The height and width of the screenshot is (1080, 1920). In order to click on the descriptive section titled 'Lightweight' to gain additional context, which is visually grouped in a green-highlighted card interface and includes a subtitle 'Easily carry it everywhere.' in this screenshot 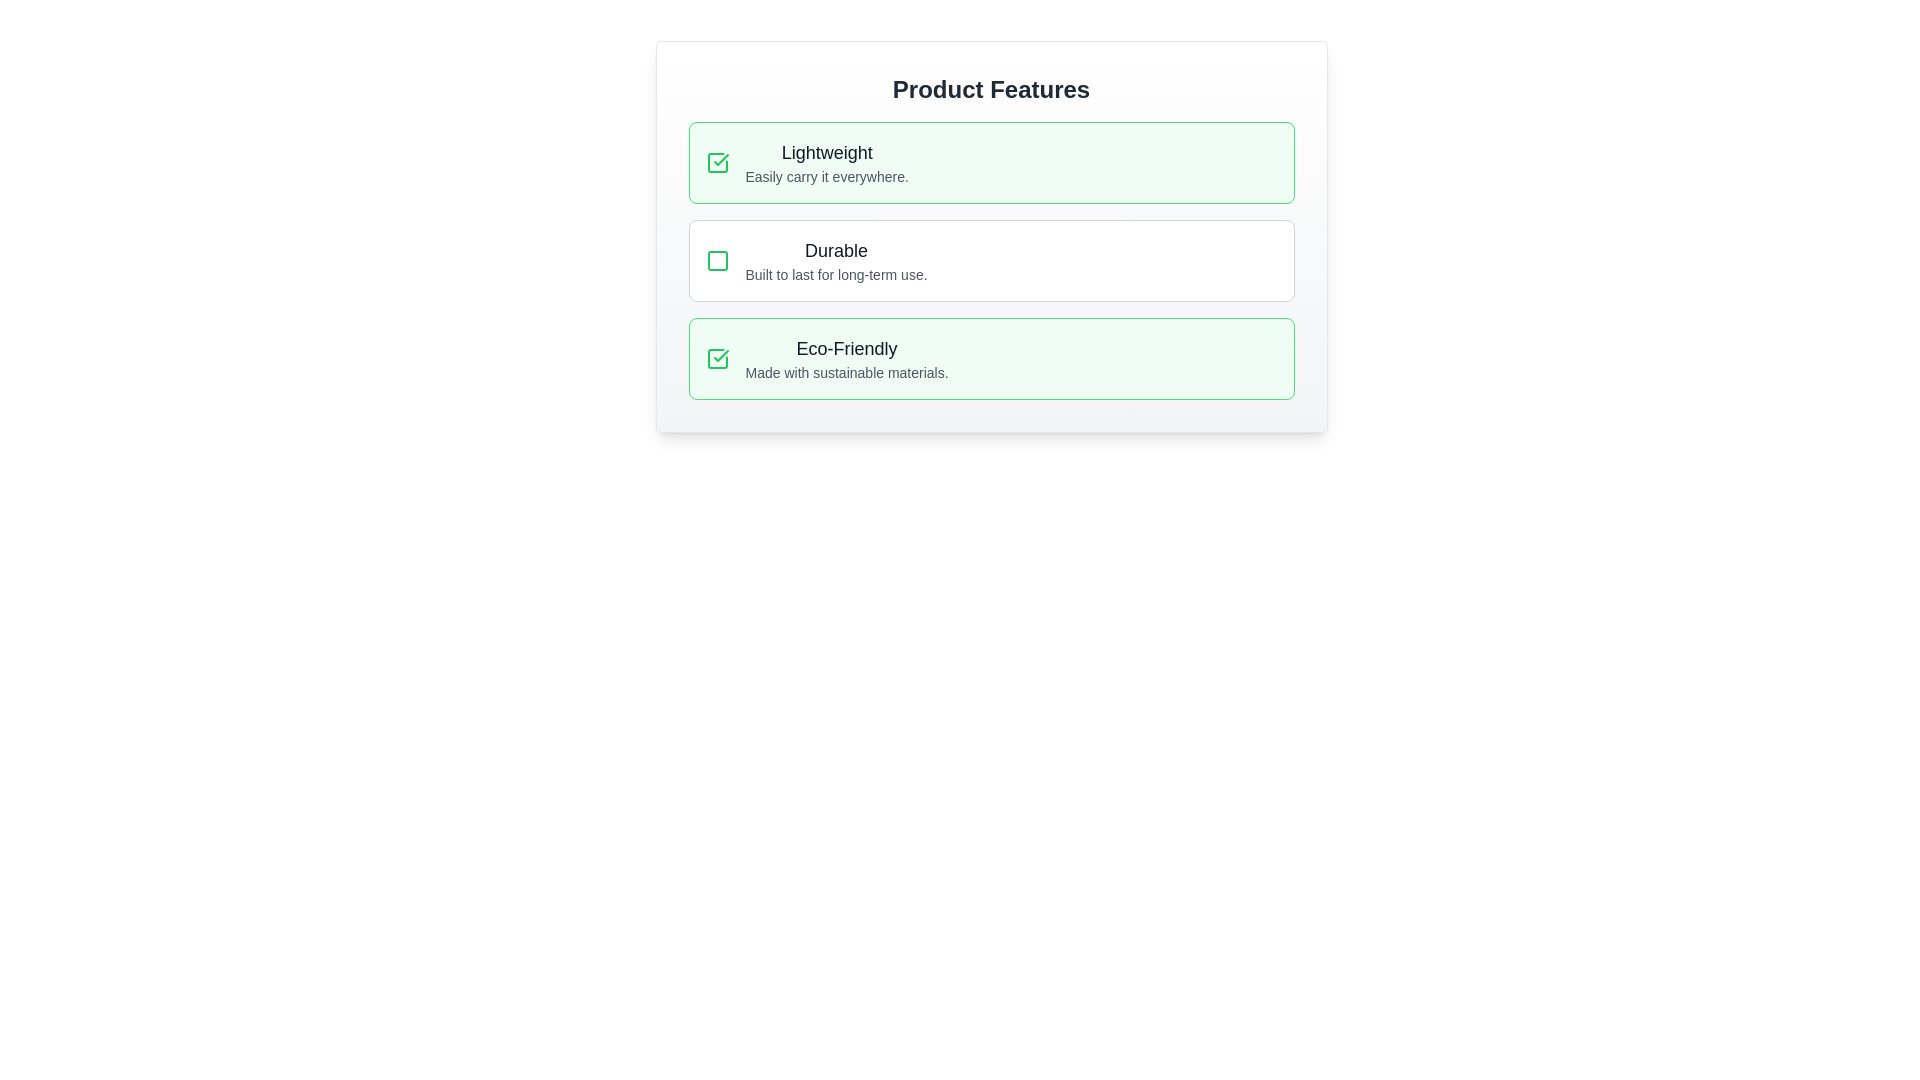, I will do `click(827, 161)`.